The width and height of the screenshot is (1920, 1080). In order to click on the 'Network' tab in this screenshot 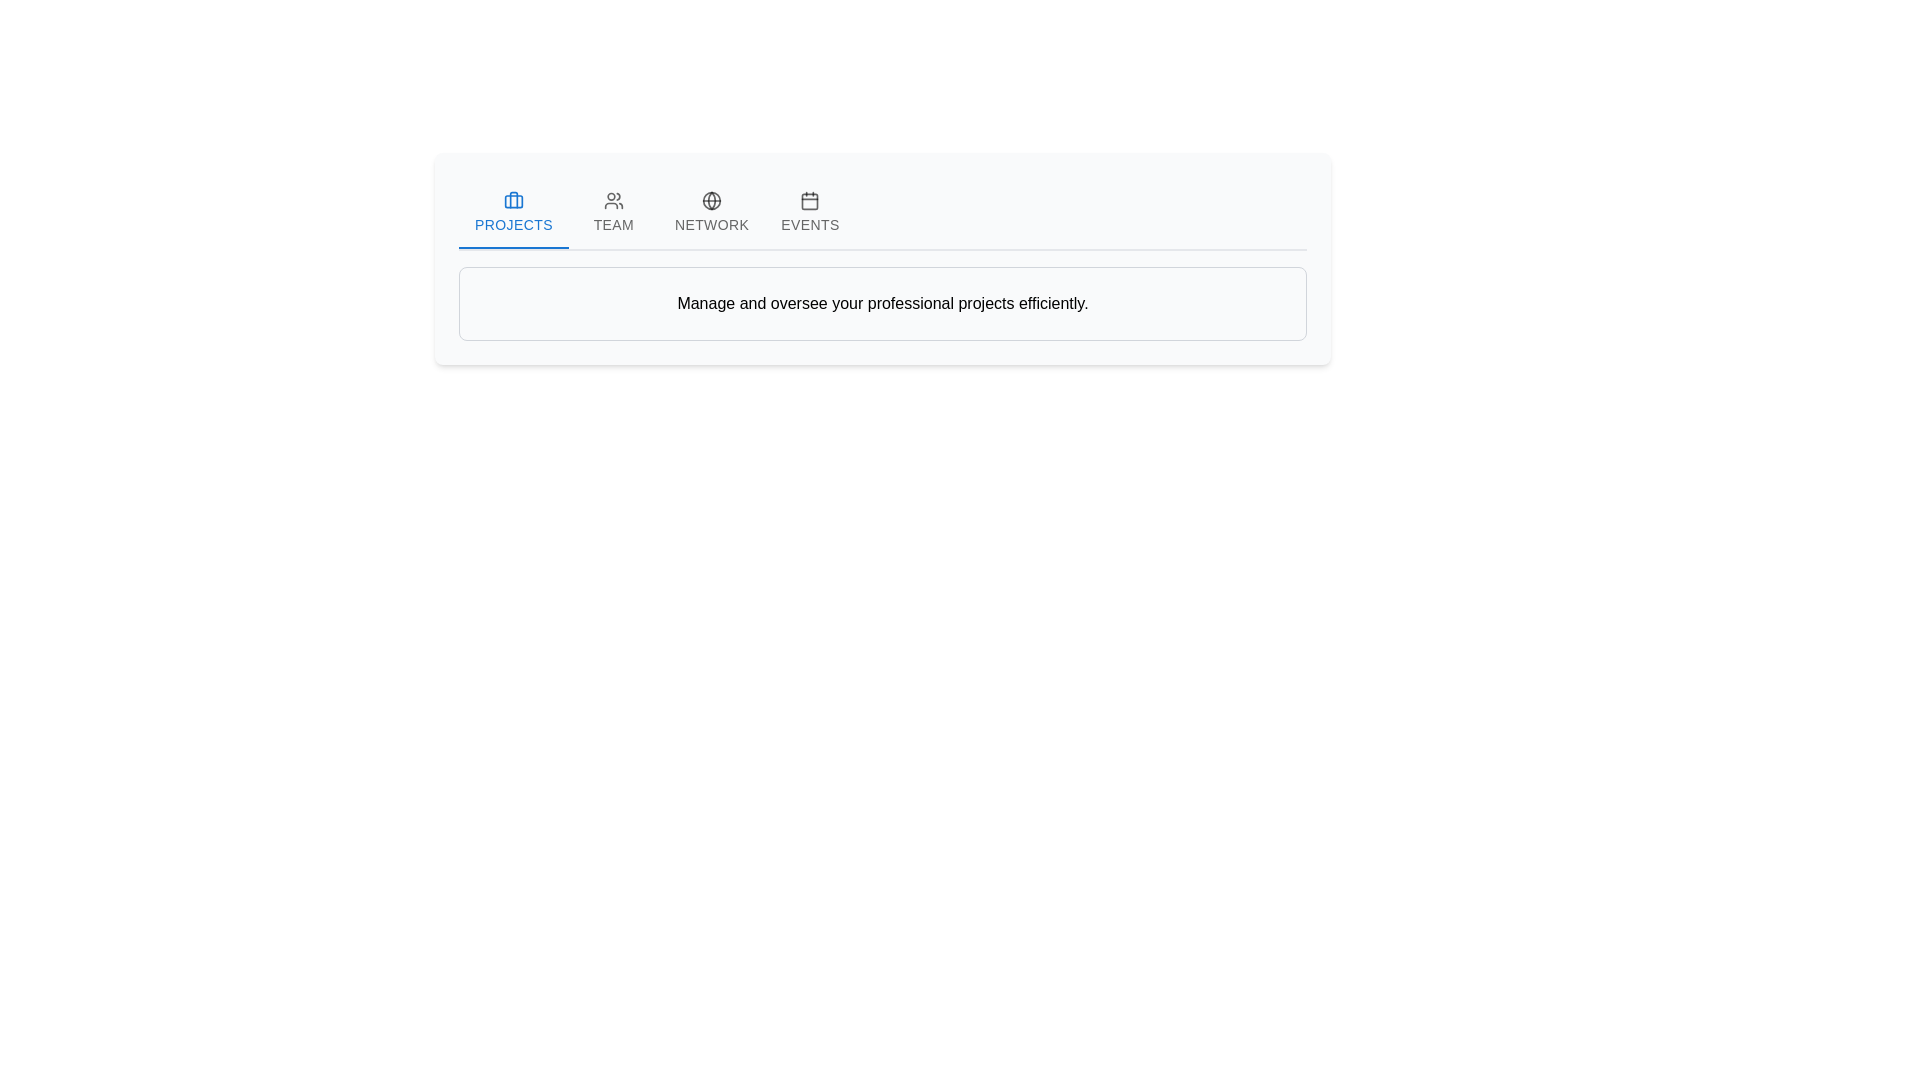, I will do `click(711, 212)`.